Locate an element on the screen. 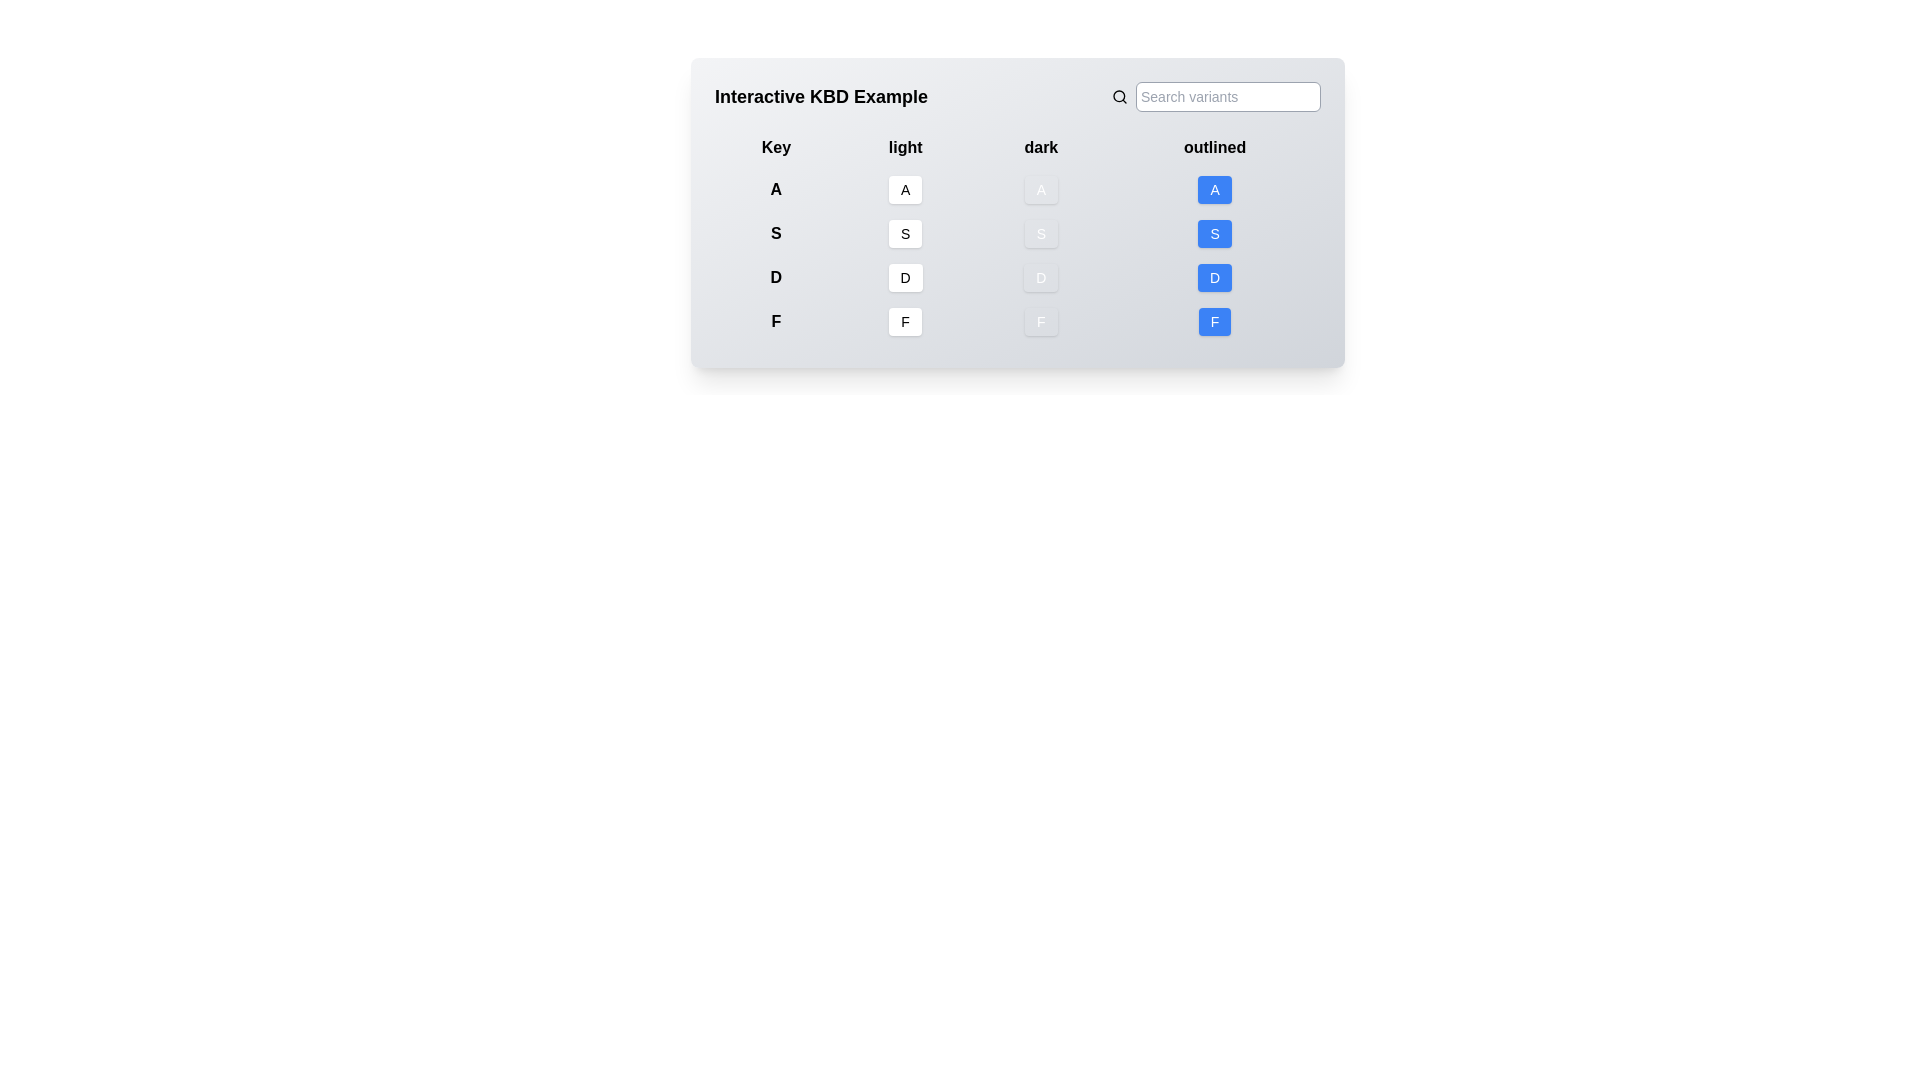 Image resolution: width=1920 pixels, height=1080 pixels. the text label 'dark' which is the third item in a four-column header row of a table, positioned between 'light' and 'outlined' is located at coordinates (1017, 146).